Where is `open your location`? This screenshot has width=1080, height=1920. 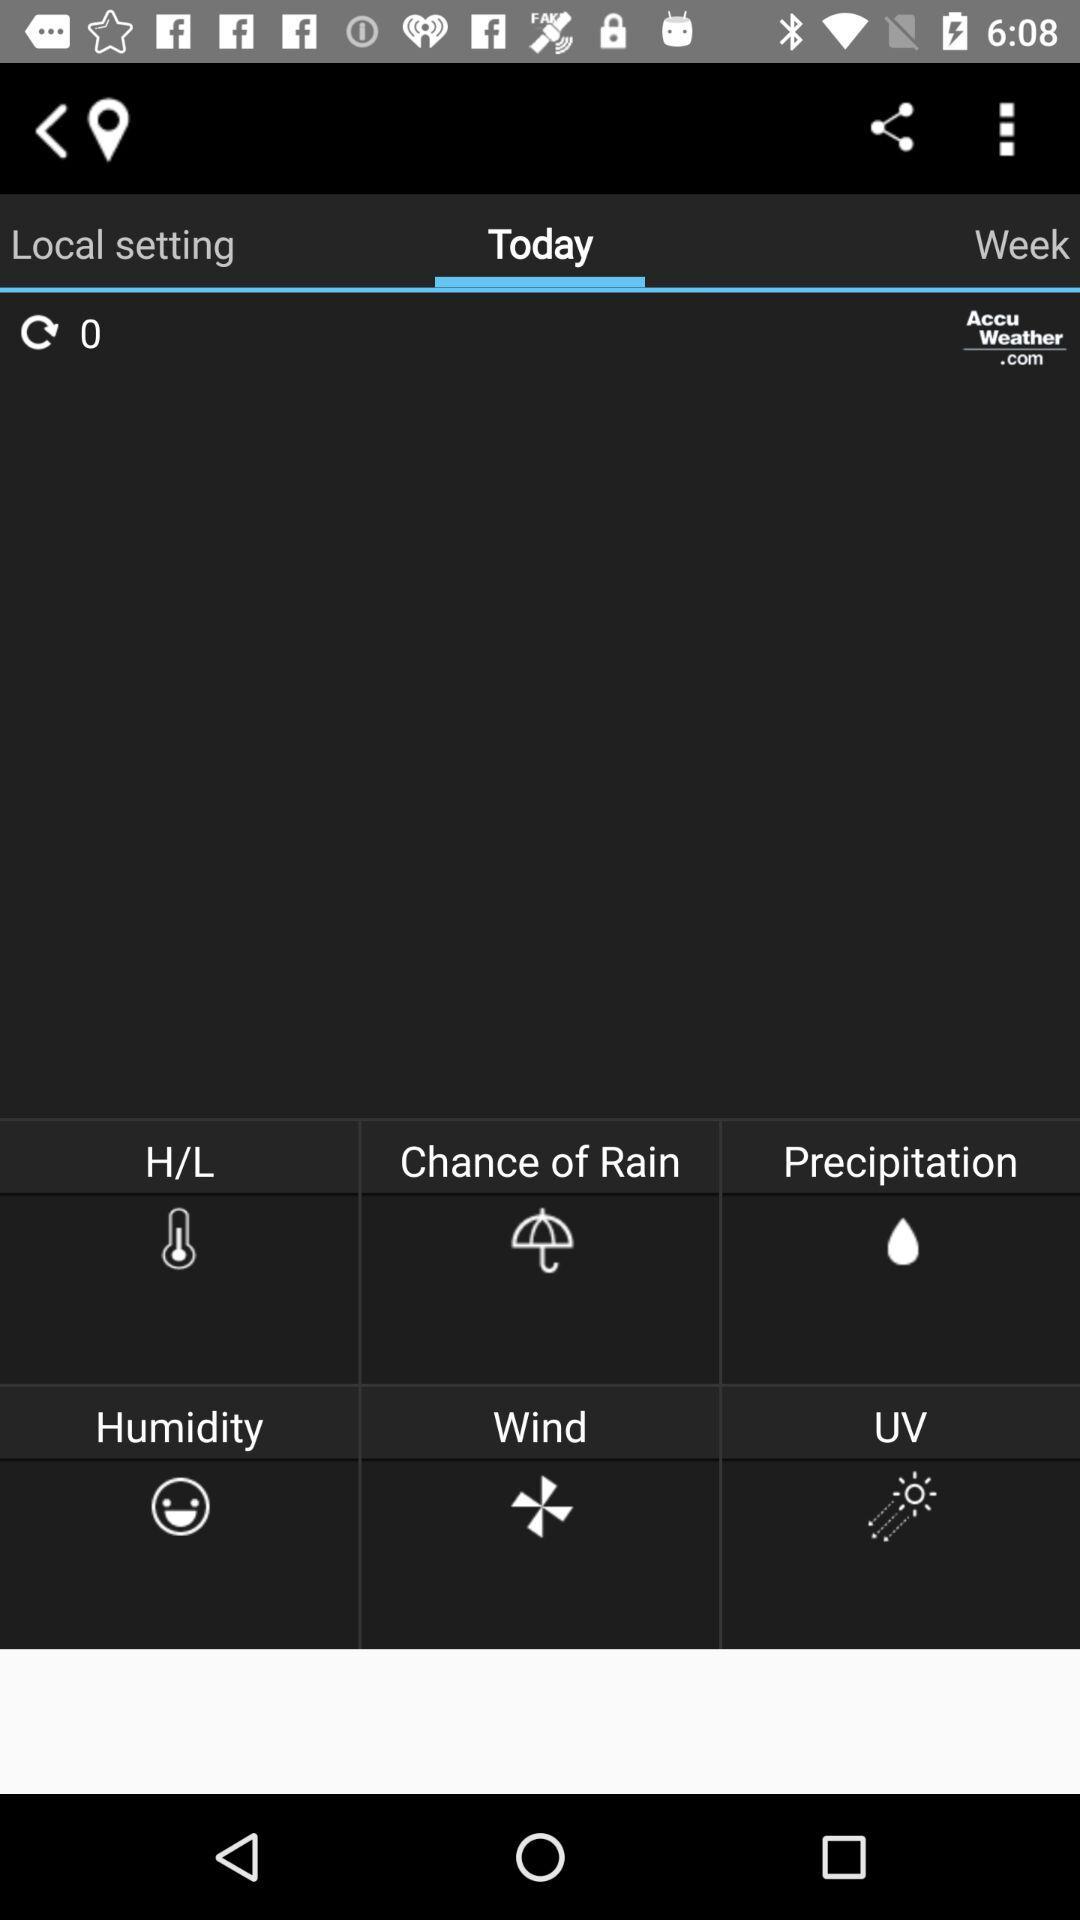
open your location is located at coordinates (107, 127).